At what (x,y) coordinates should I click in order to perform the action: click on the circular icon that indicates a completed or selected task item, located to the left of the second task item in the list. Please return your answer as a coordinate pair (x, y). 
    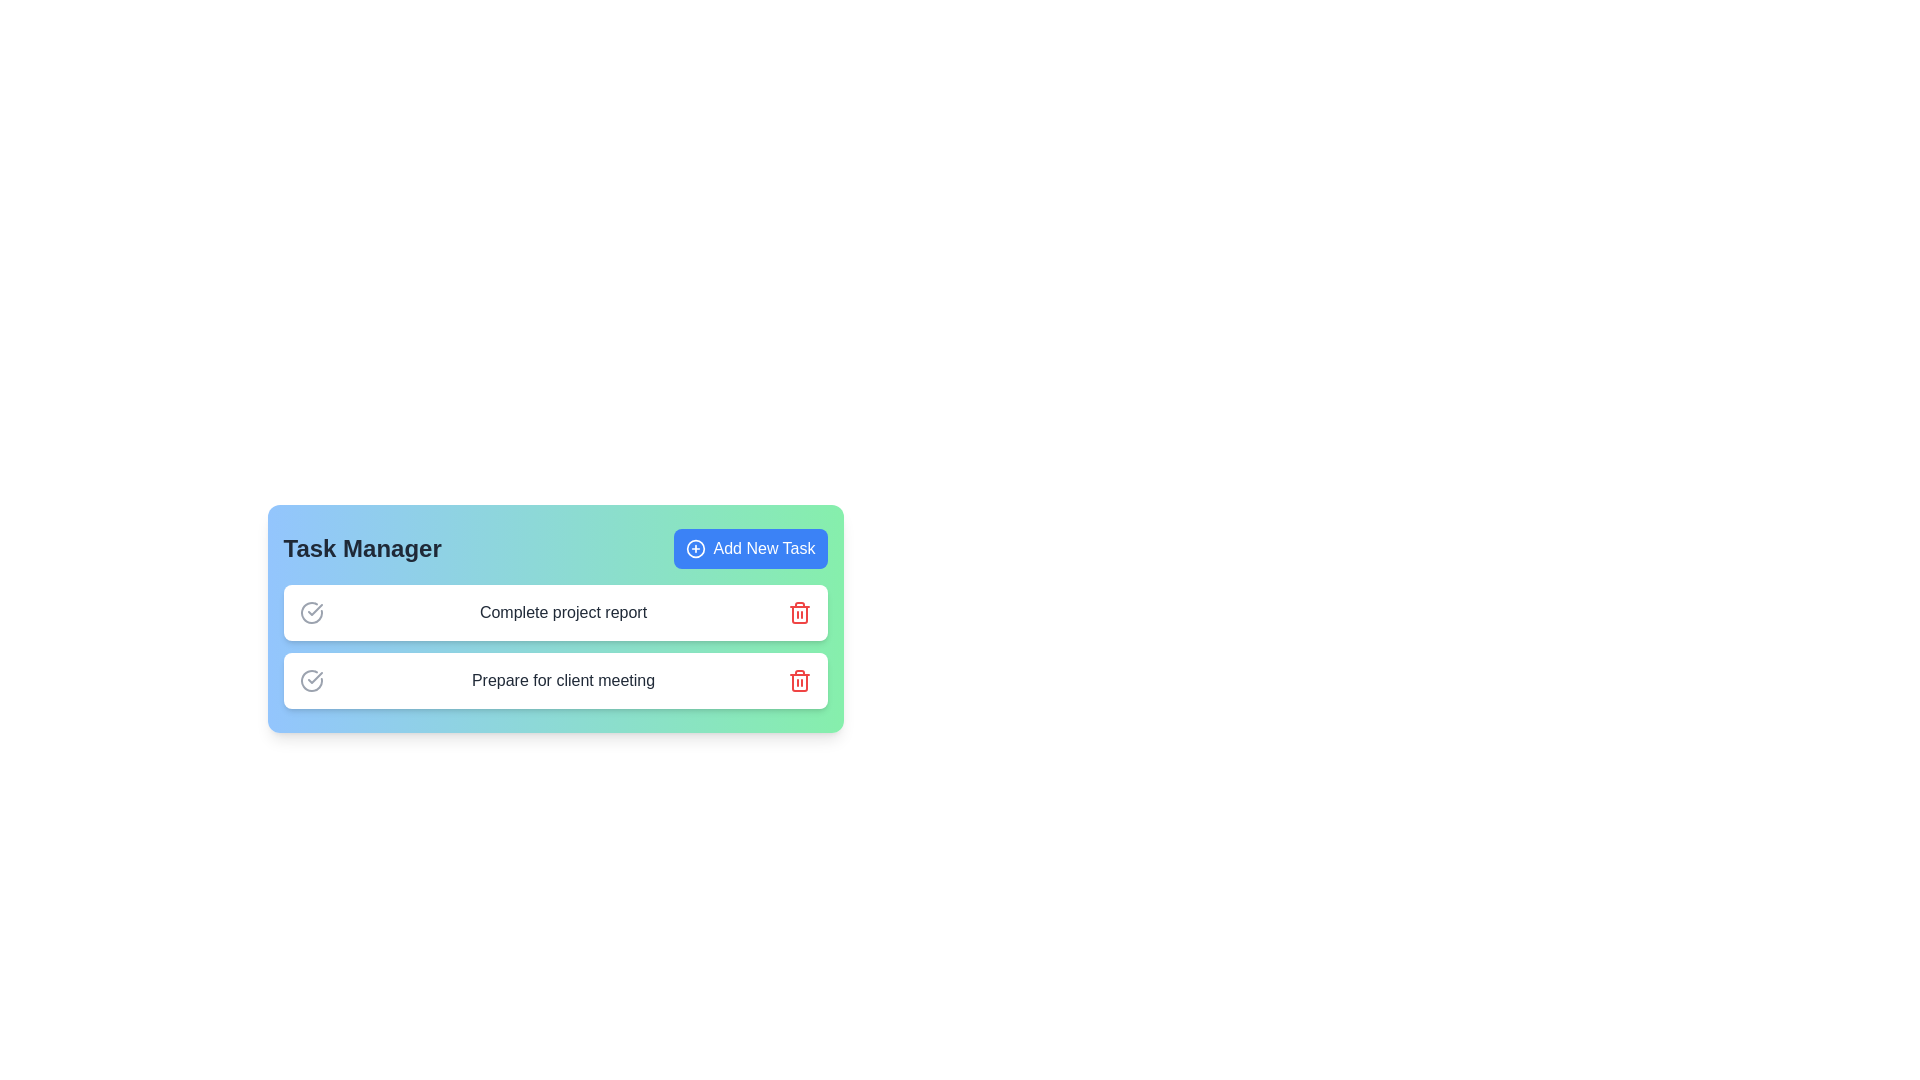
    Looking at the image, I should click on (314, 608).